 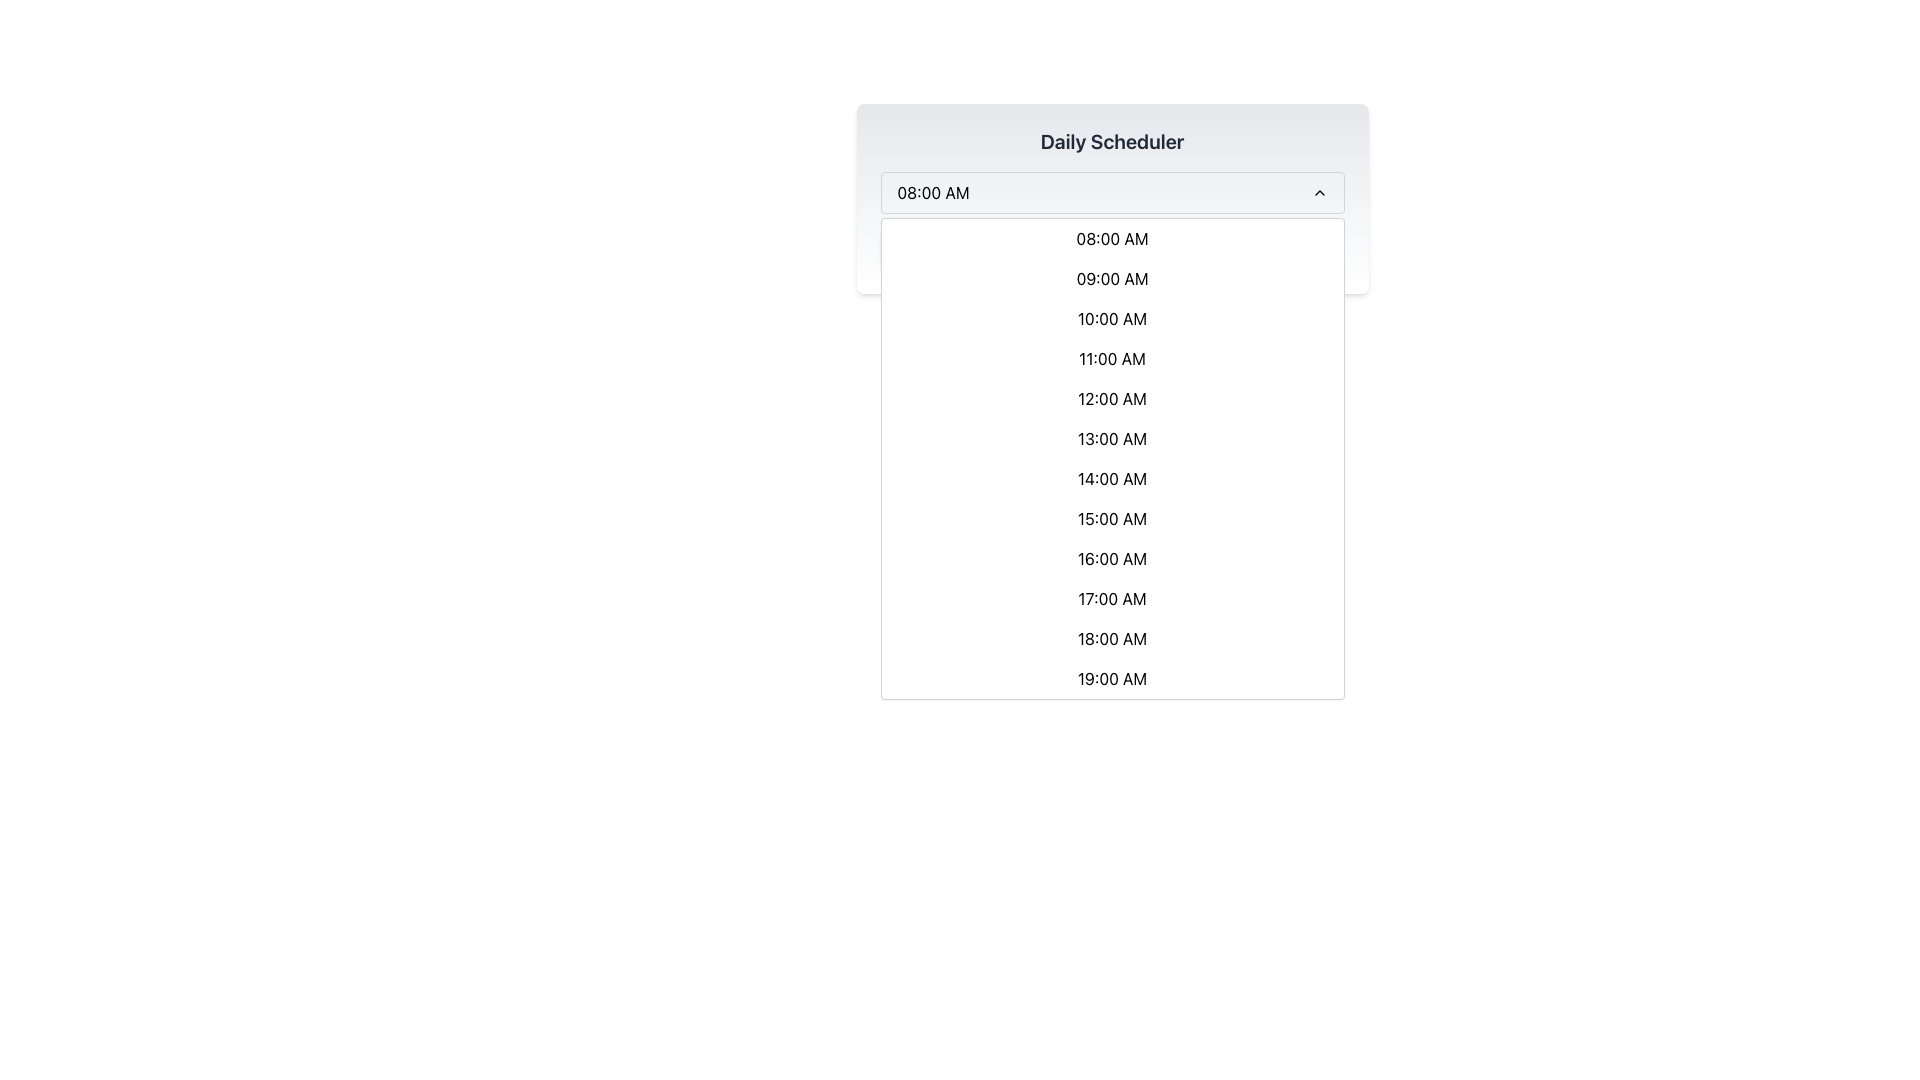 What do you see at coordinates (1111, 141) in the screenshot?
I see `the 'Daily Scheduler' text label, which is a bold, large font element positioned at the top of the panel containing time selection options` at bounding box center [1111, 141].